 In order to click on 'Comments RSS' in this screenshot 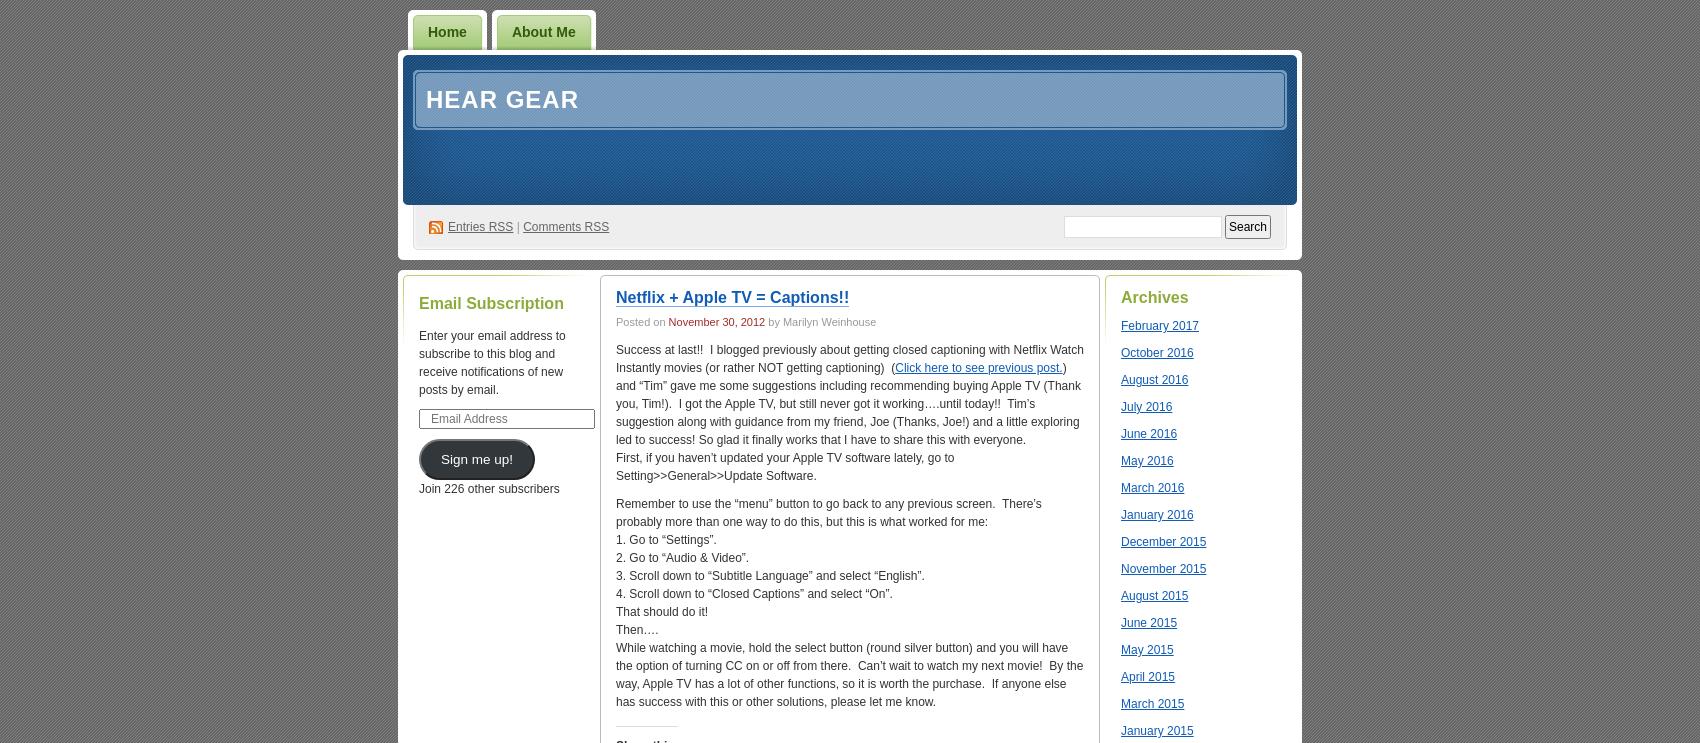, I will do `click(564, 225)`.